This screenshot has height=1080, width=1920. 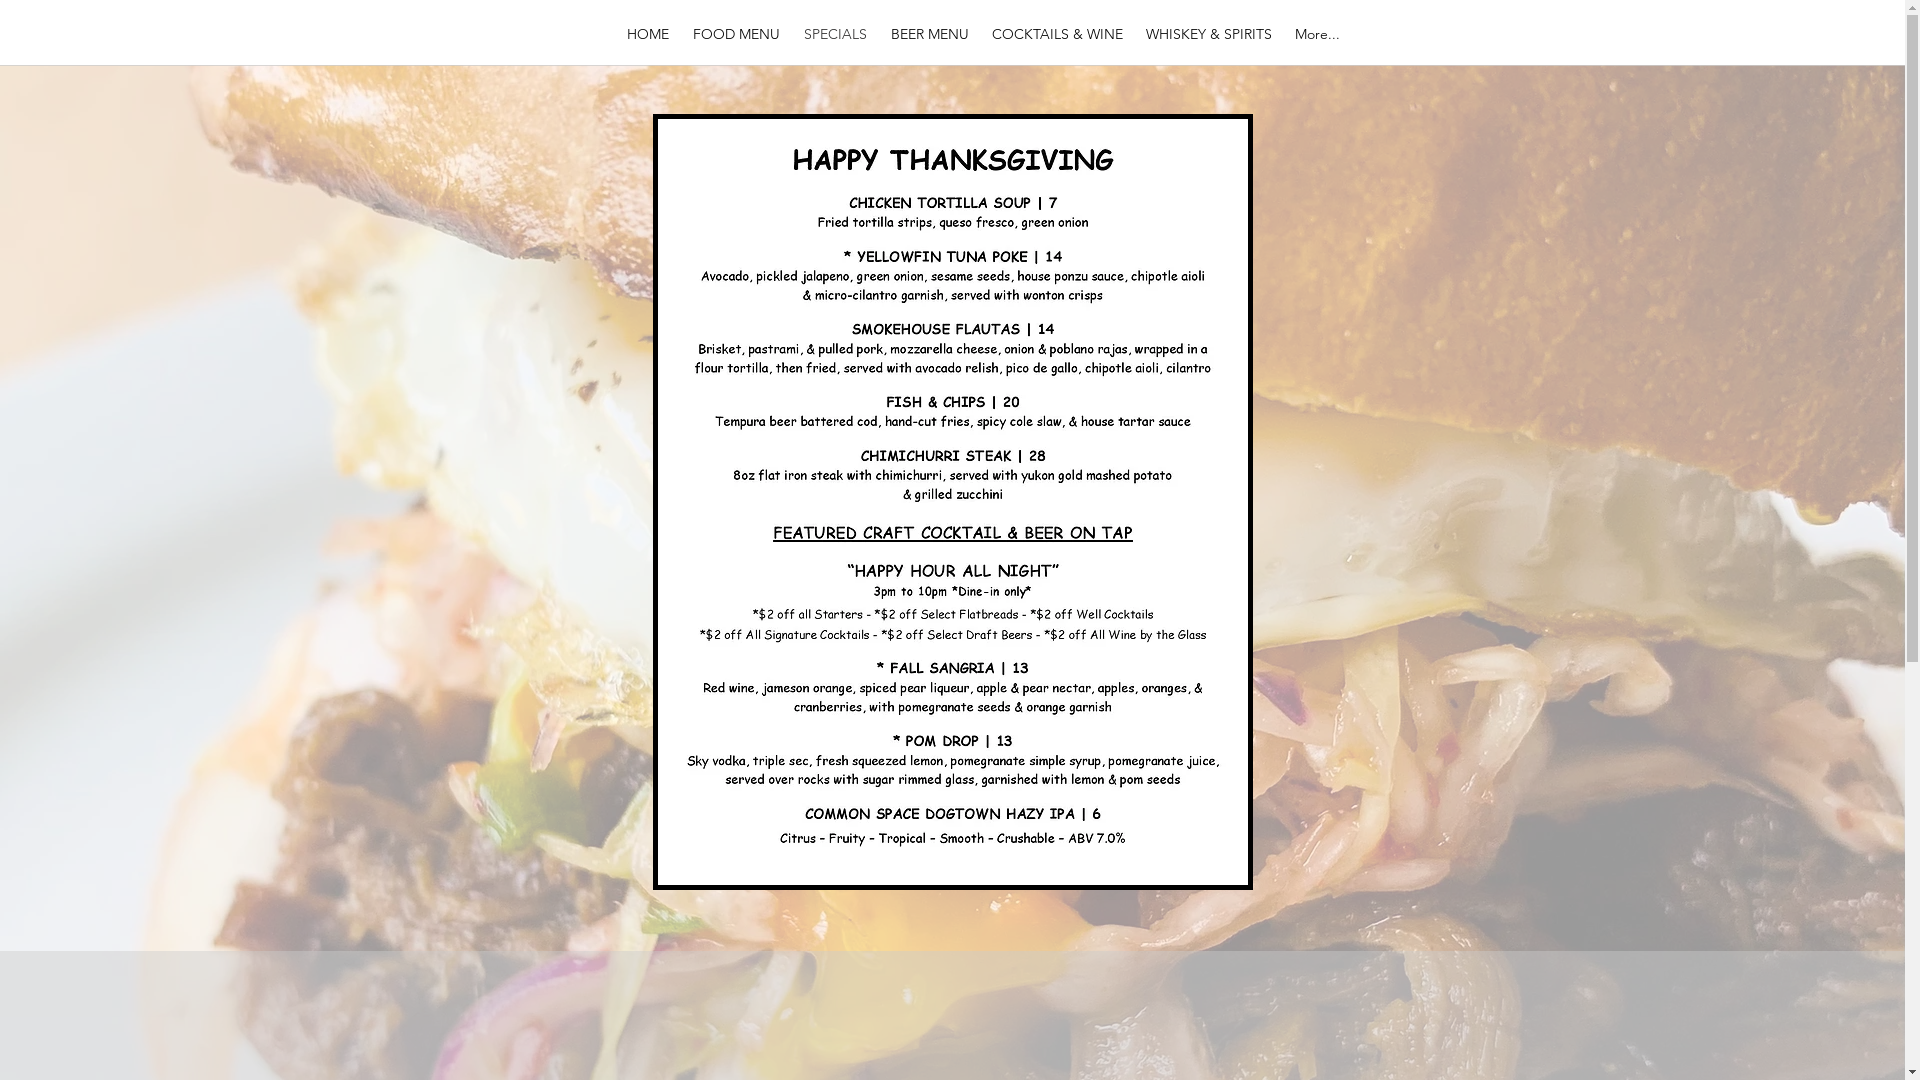 What do you see at coordinates (835, 33) in the screenshot?
I see `'SPECIALS'` at bounding box center [835, 33].